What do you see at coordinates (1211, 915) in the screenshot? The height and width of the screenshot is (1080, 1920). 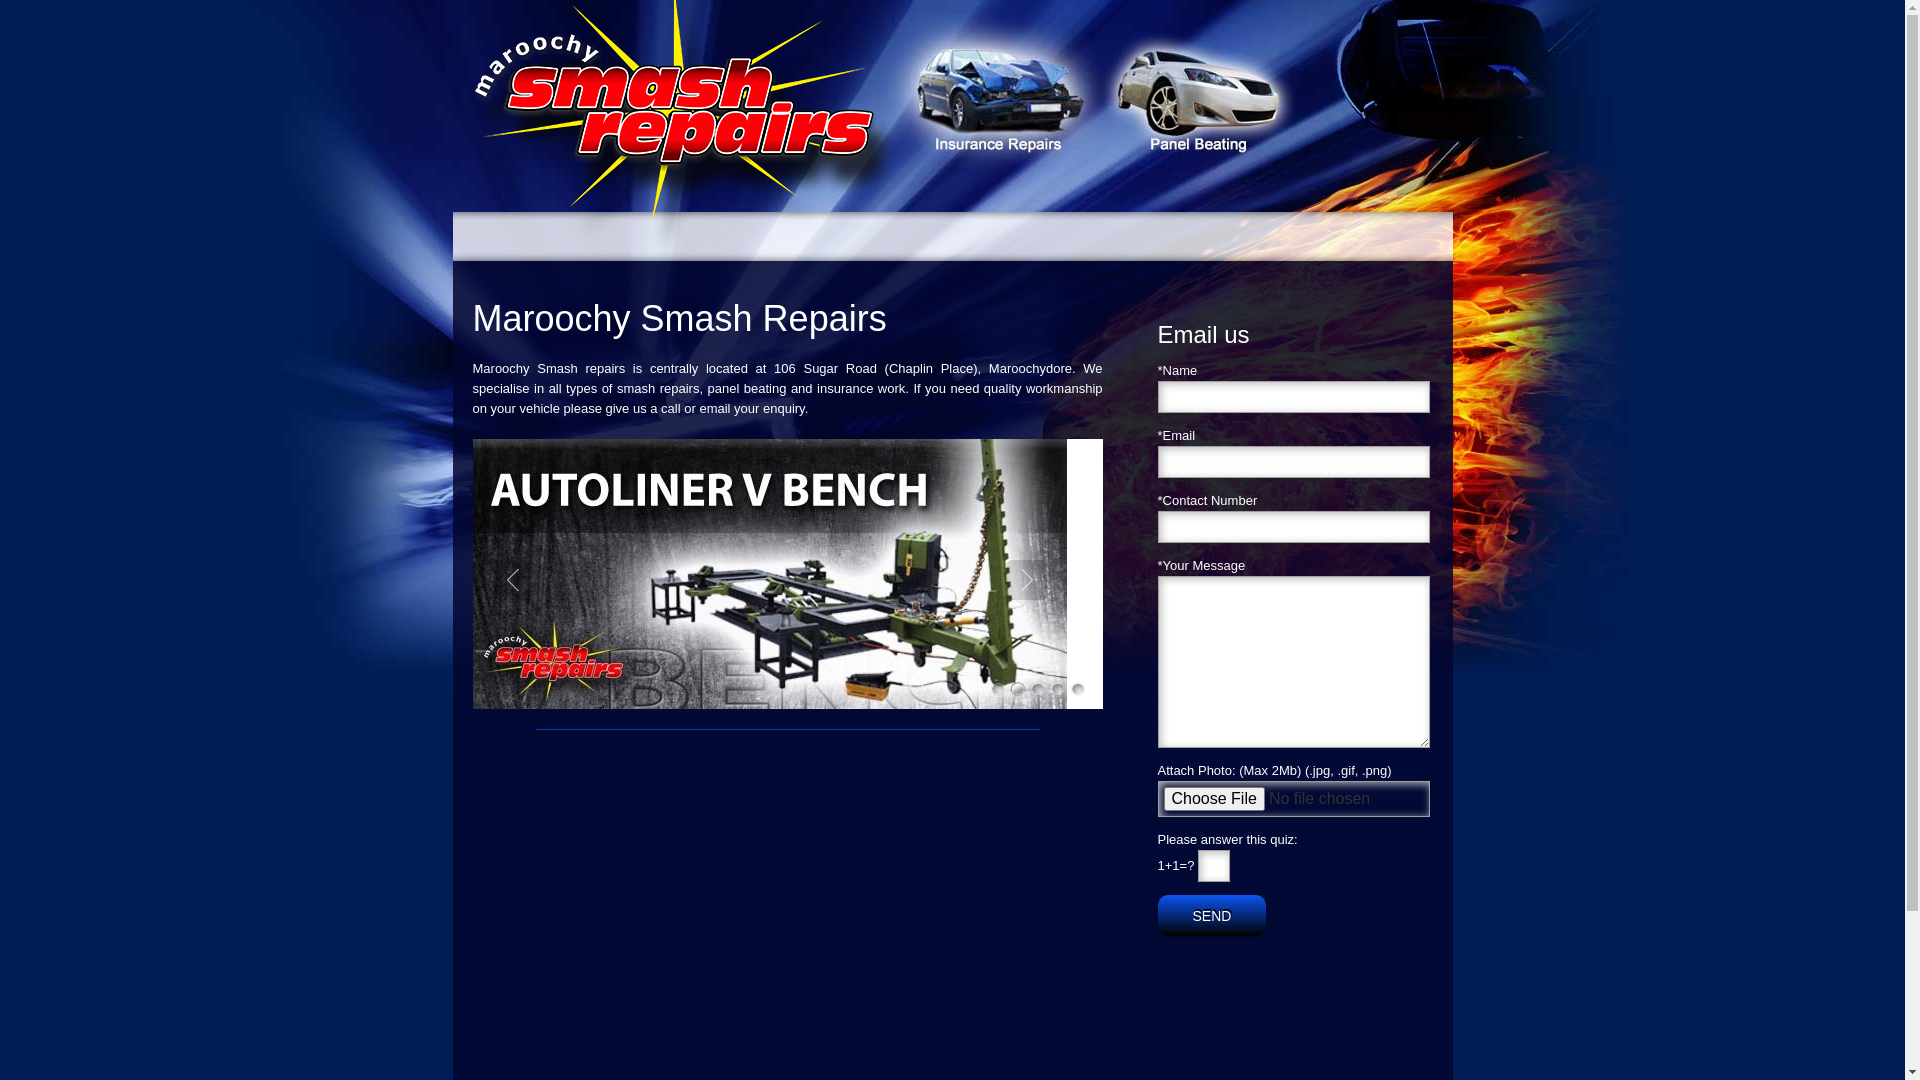 I see `'Send'` at bounding box center [1211, 915].